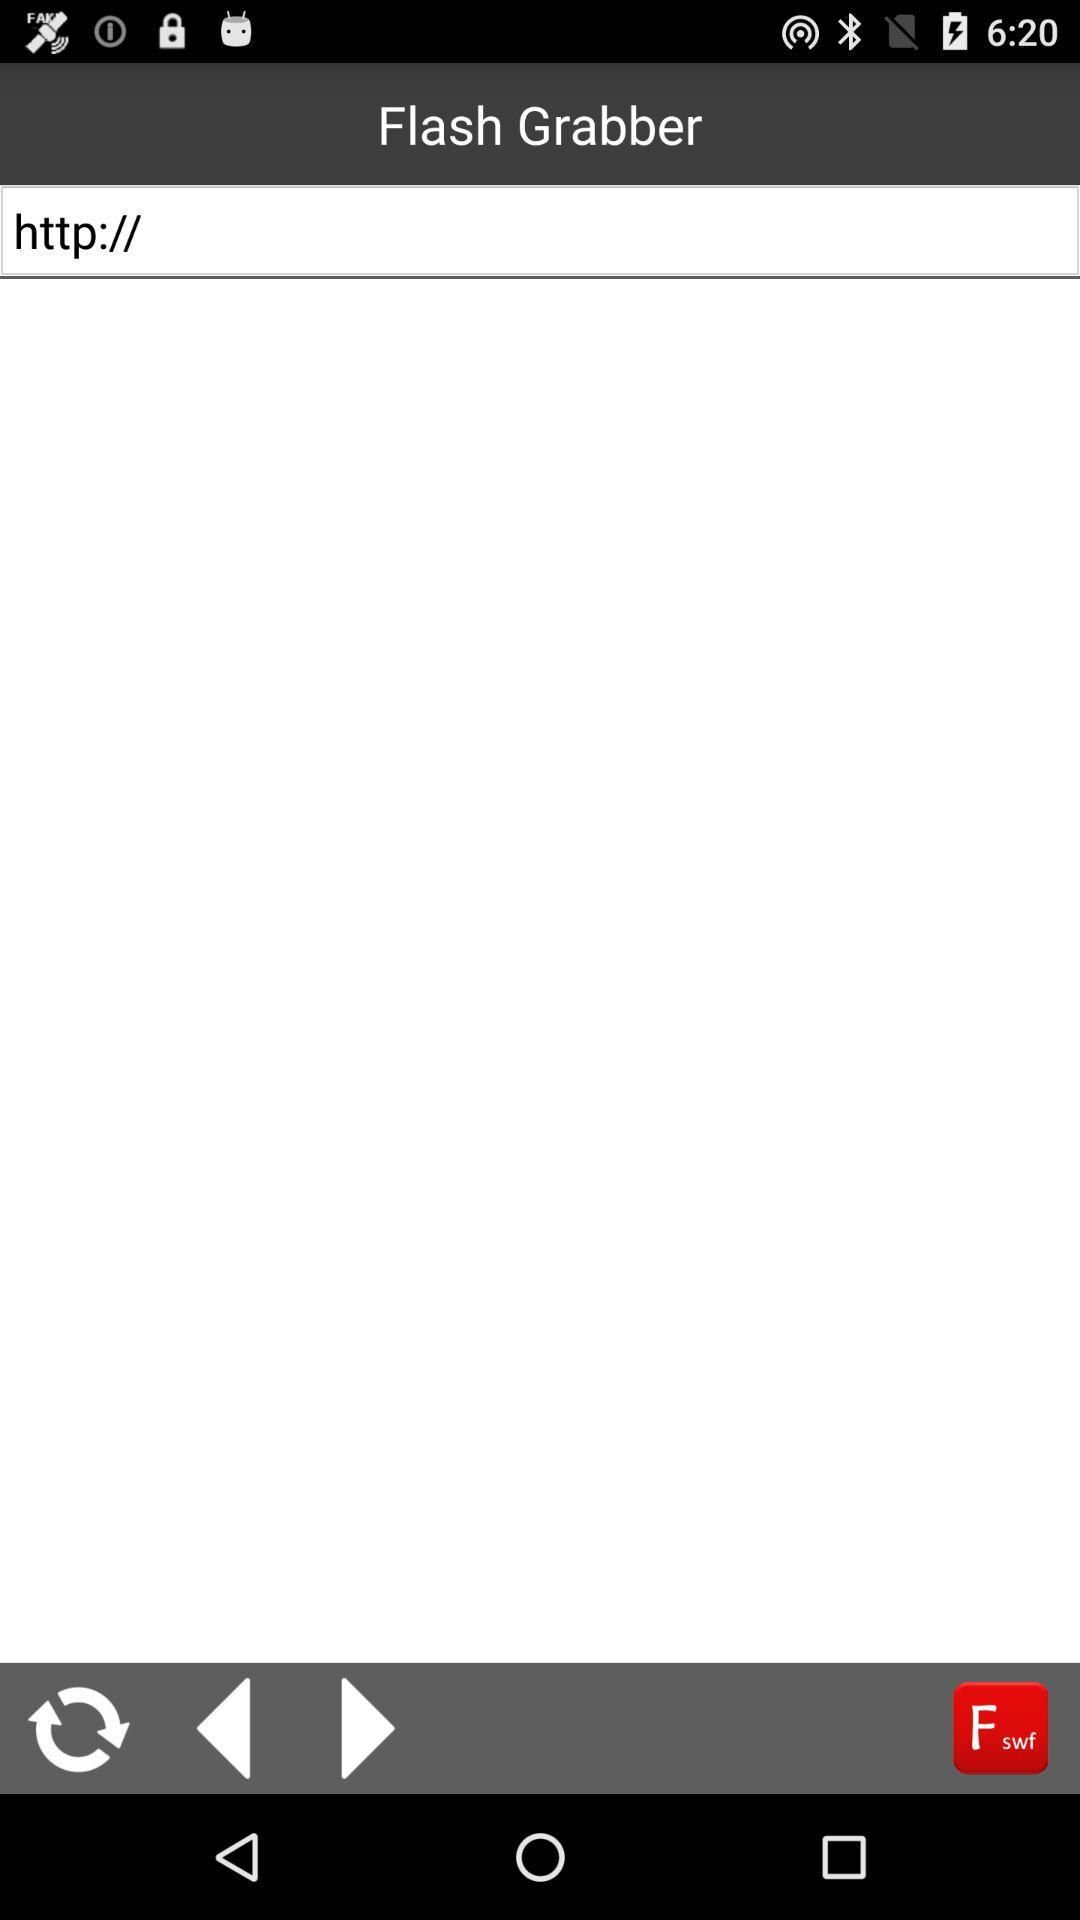 The image size is (1080, 1920). Describe the element at coordinates (1000, 1848) in the screenshot. I see `the folder icon` at that location.